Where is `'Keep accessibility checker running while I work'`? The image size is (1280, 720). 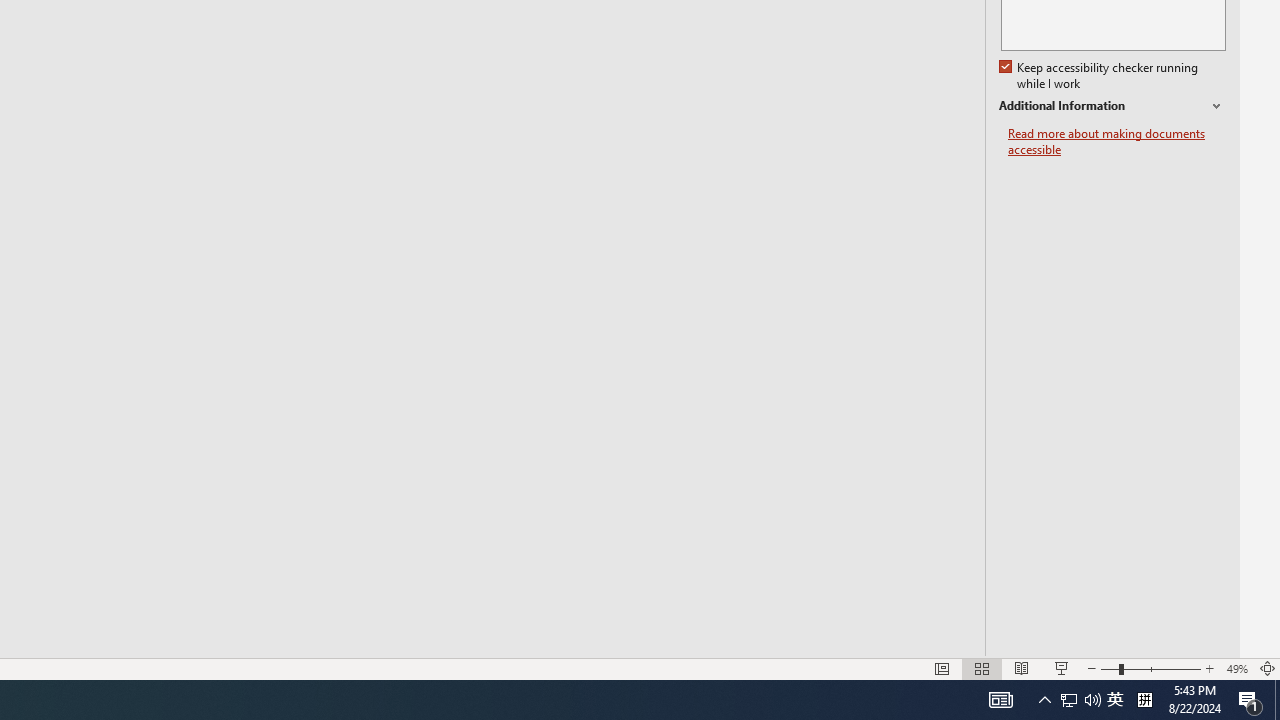 'Keep accessibility checker running while I work' is located at coordinates (1099, 75).